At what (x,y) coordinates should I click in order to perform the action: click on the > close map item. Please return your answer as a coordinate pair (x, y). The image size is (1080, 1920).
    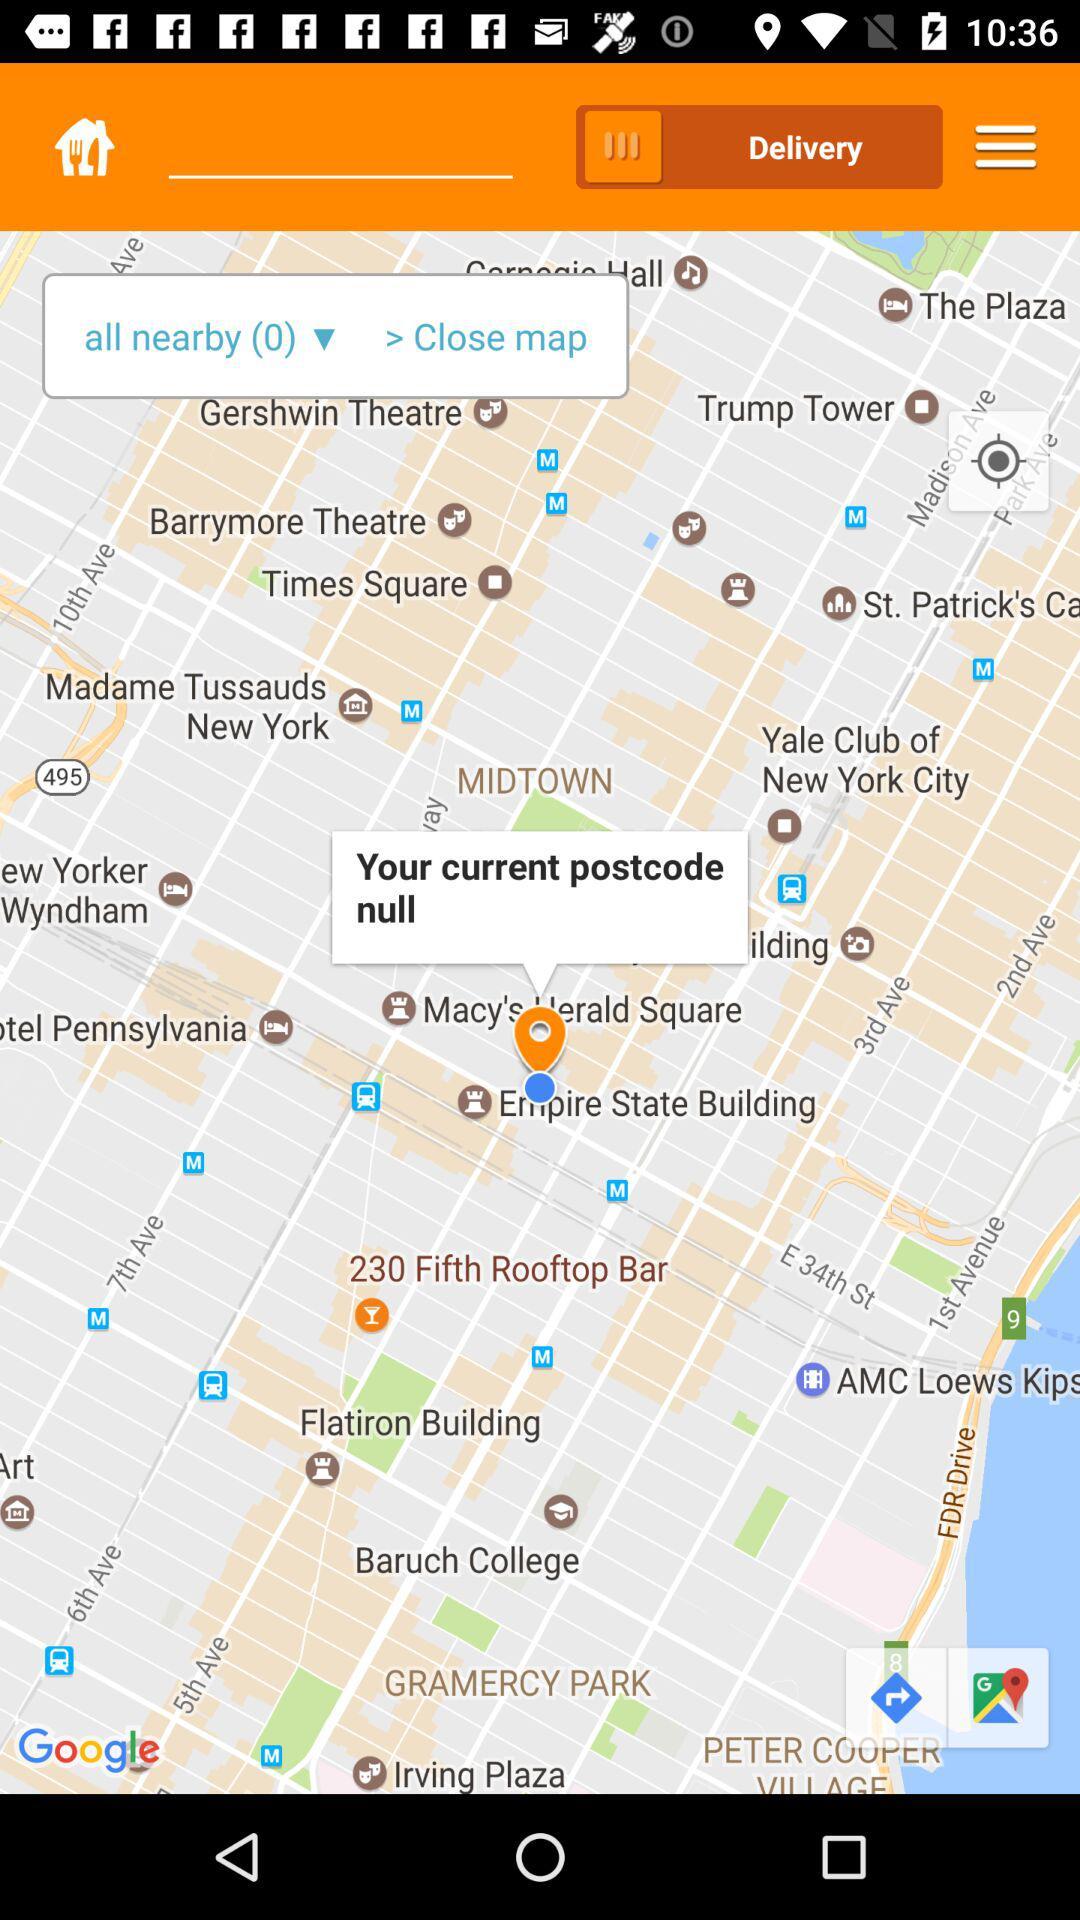
    Looking at the image, I should click on (486, 336).